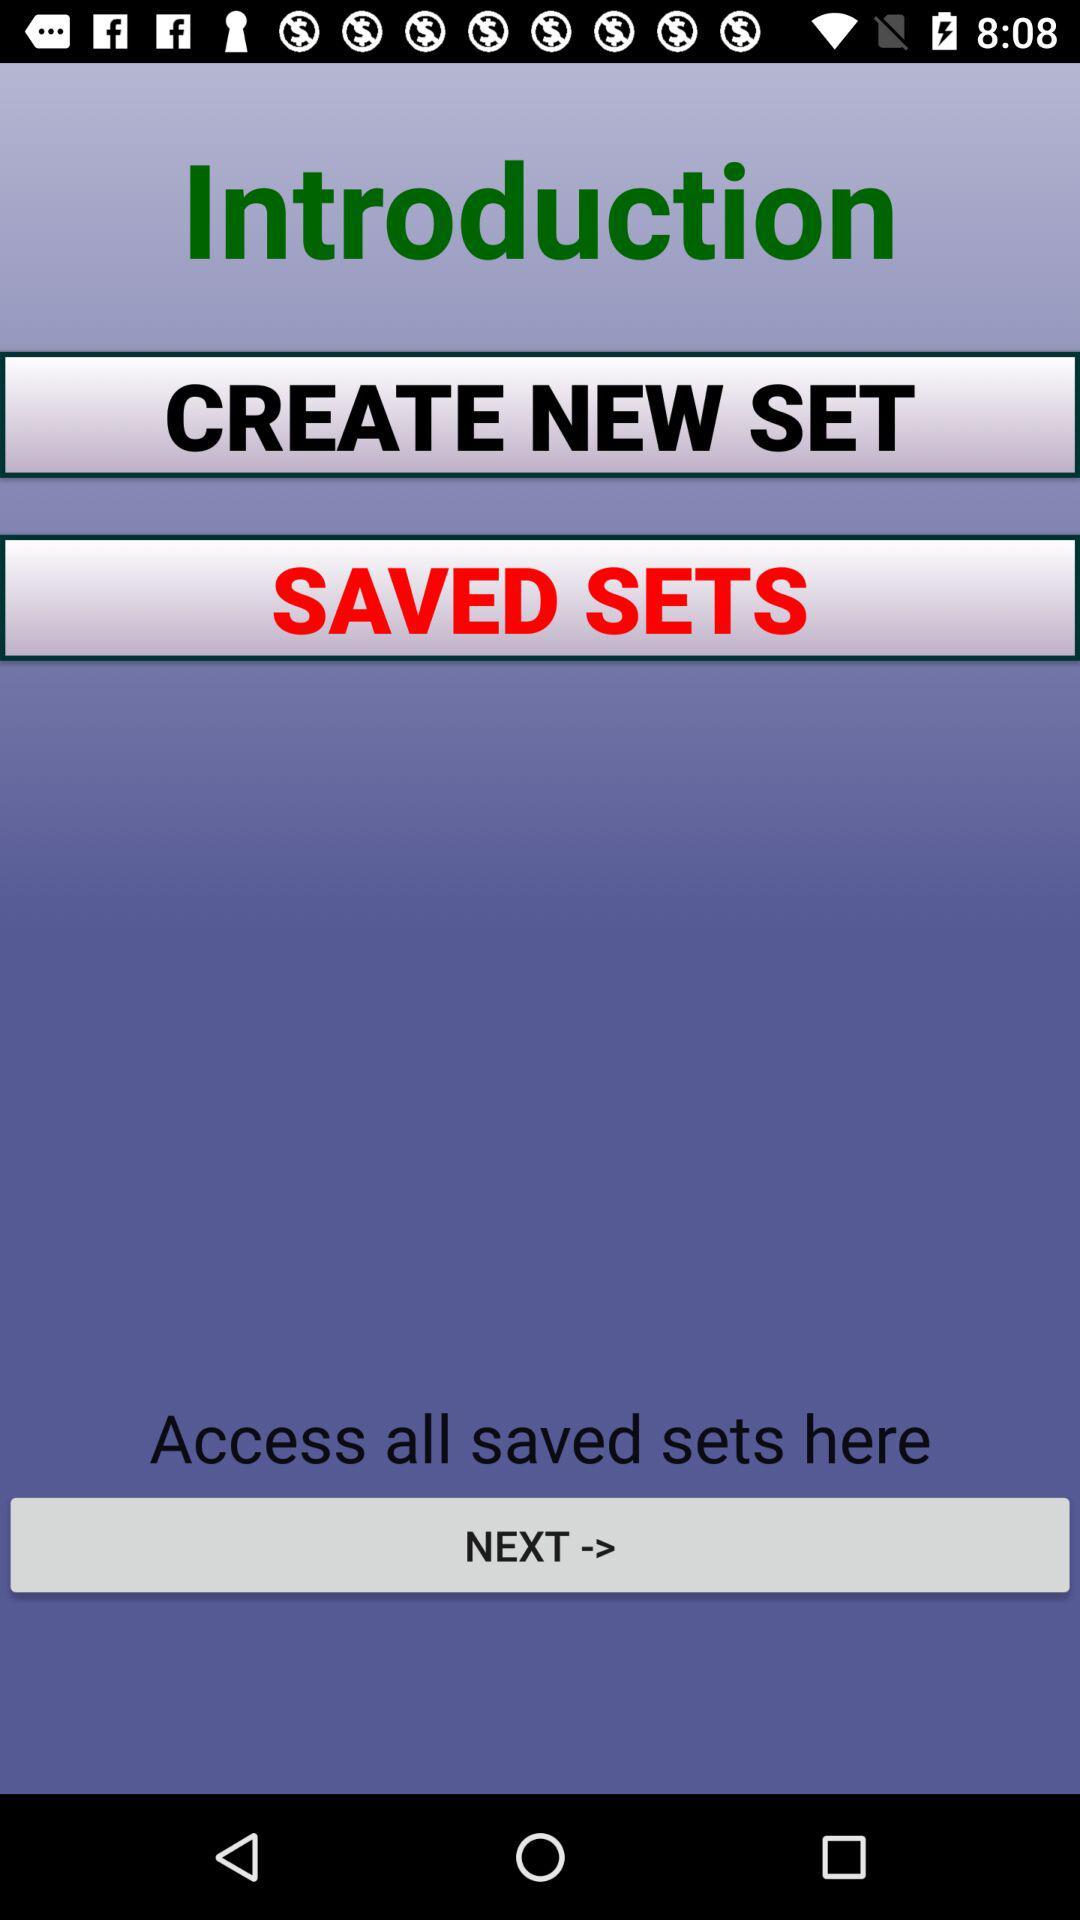 This screenshot has width=1080, height=1920. Describe the element at coordinates (540, 413) in the screenshot. I see `icon above saved sets` at that location.